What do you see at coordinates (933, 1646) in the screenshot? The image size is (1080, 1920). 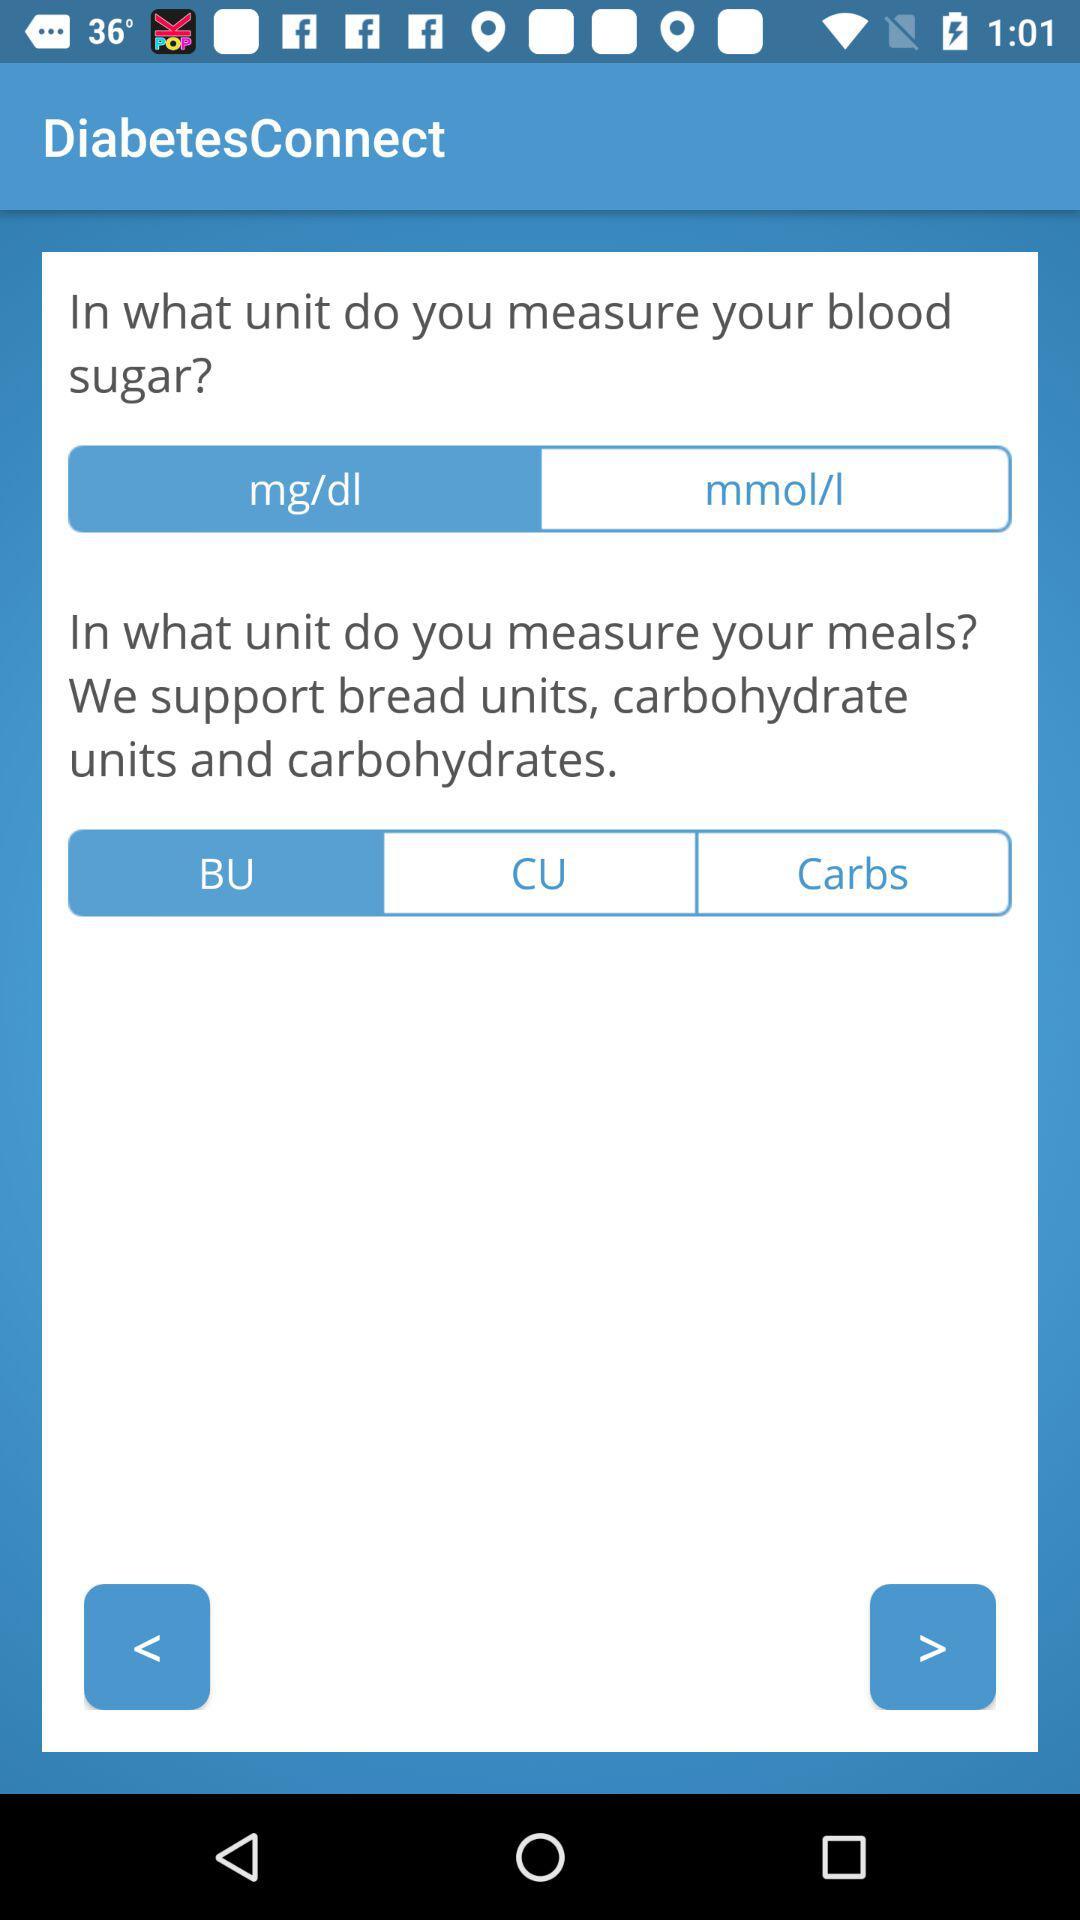 I see `the > item` at bounding box center [933, 1646].